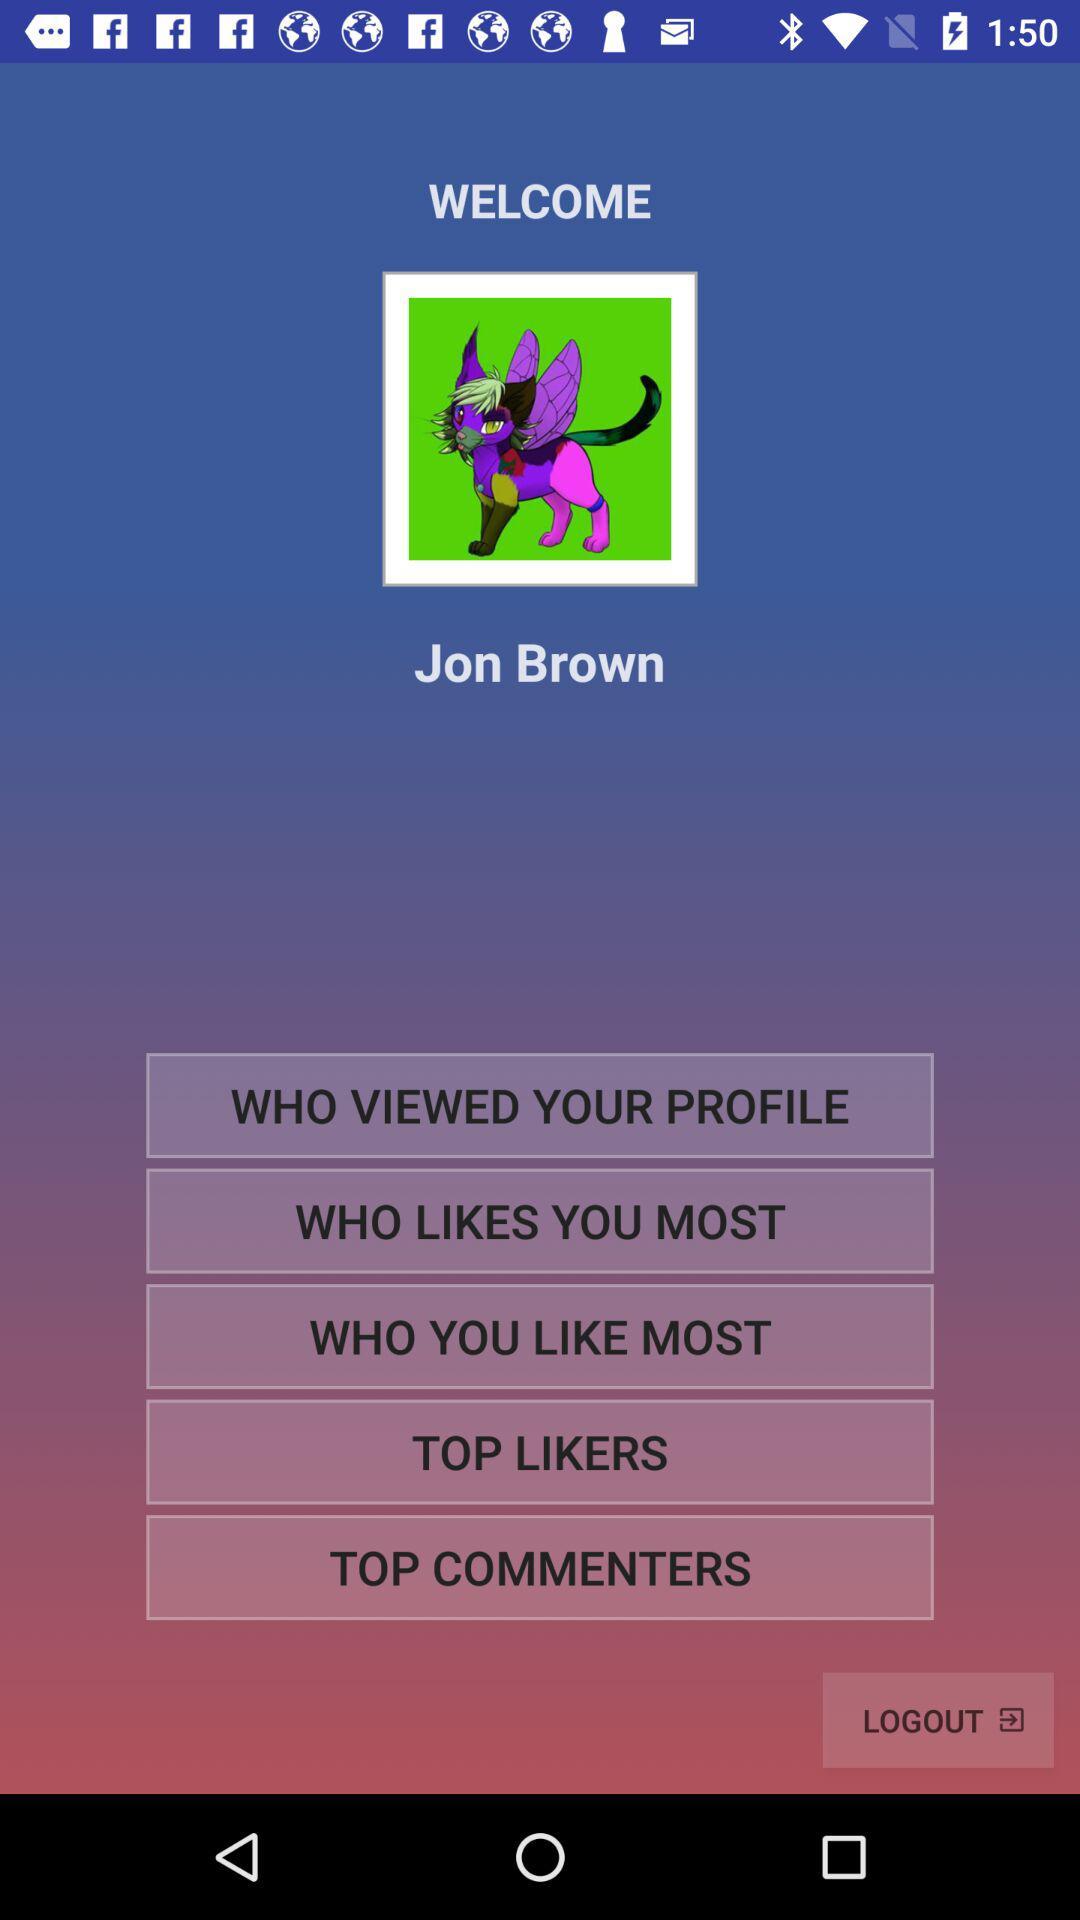  What do you see at coordinates (938, 1719) in the screenshot?
I see `the item below top commenters item` at bounding box center [938, 1719].